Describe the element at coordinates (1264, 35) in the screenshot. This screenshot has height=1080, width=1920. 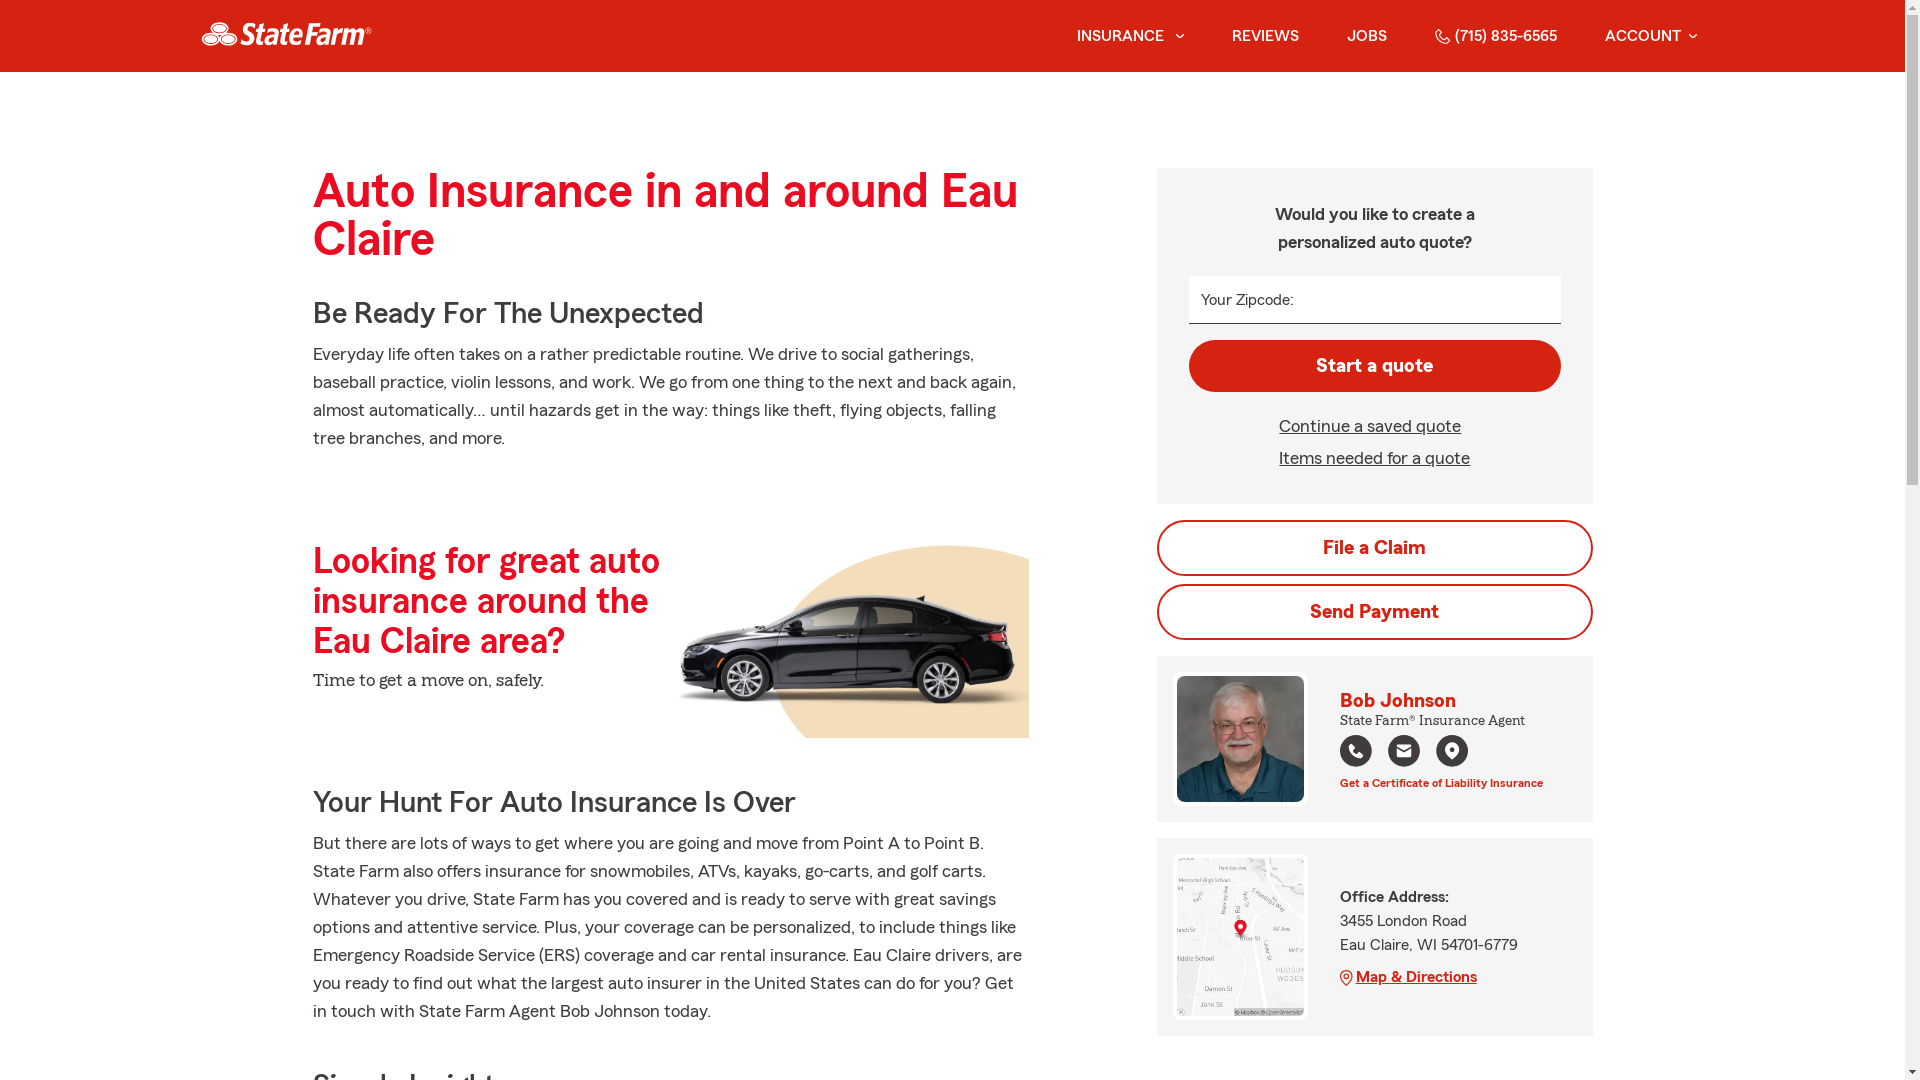
I see `'REVIEWS'` at that location.